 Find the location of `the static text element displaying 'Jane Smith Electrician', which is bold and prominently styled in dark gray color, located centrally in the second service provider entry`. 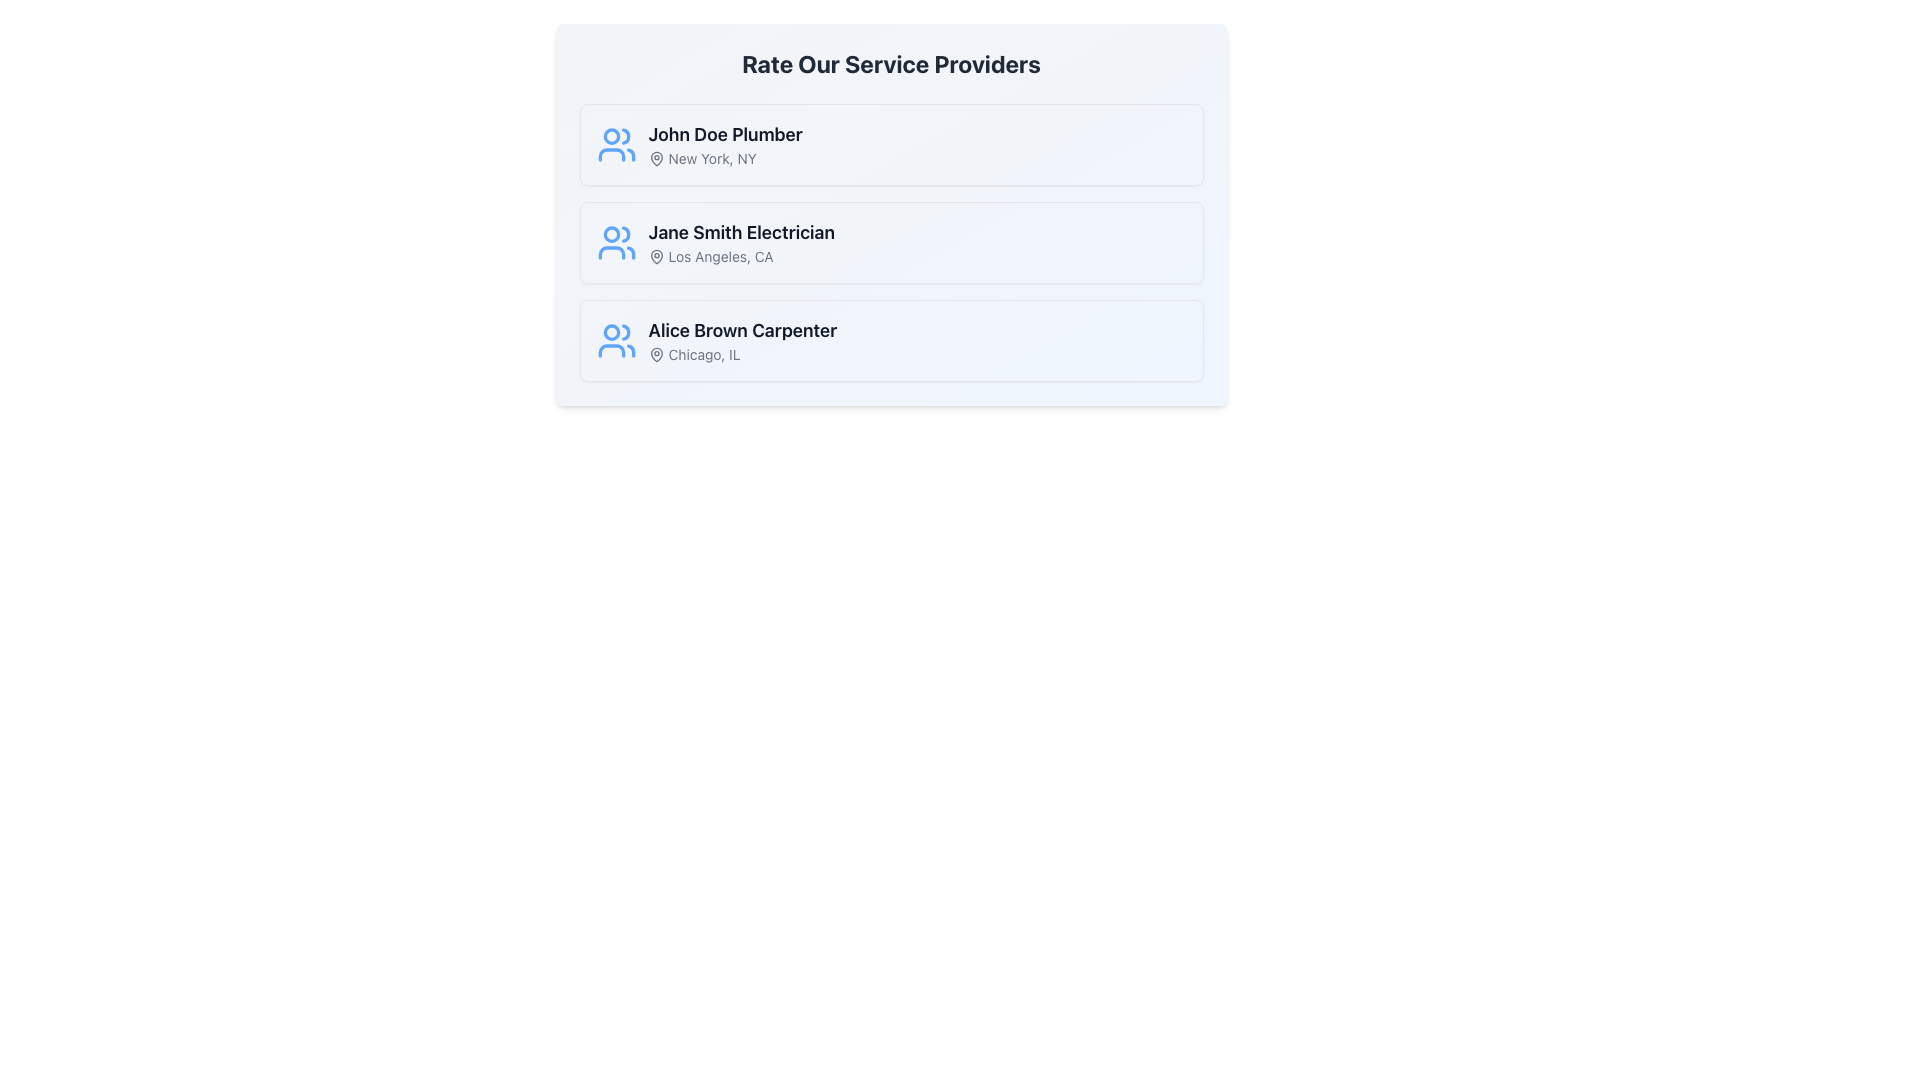

the static text element displaying 'Jane Smith Electrician', which is bold and prominently styled in dark gray color, located centrally in the second service provider entry is located at coordinates (740, 231).